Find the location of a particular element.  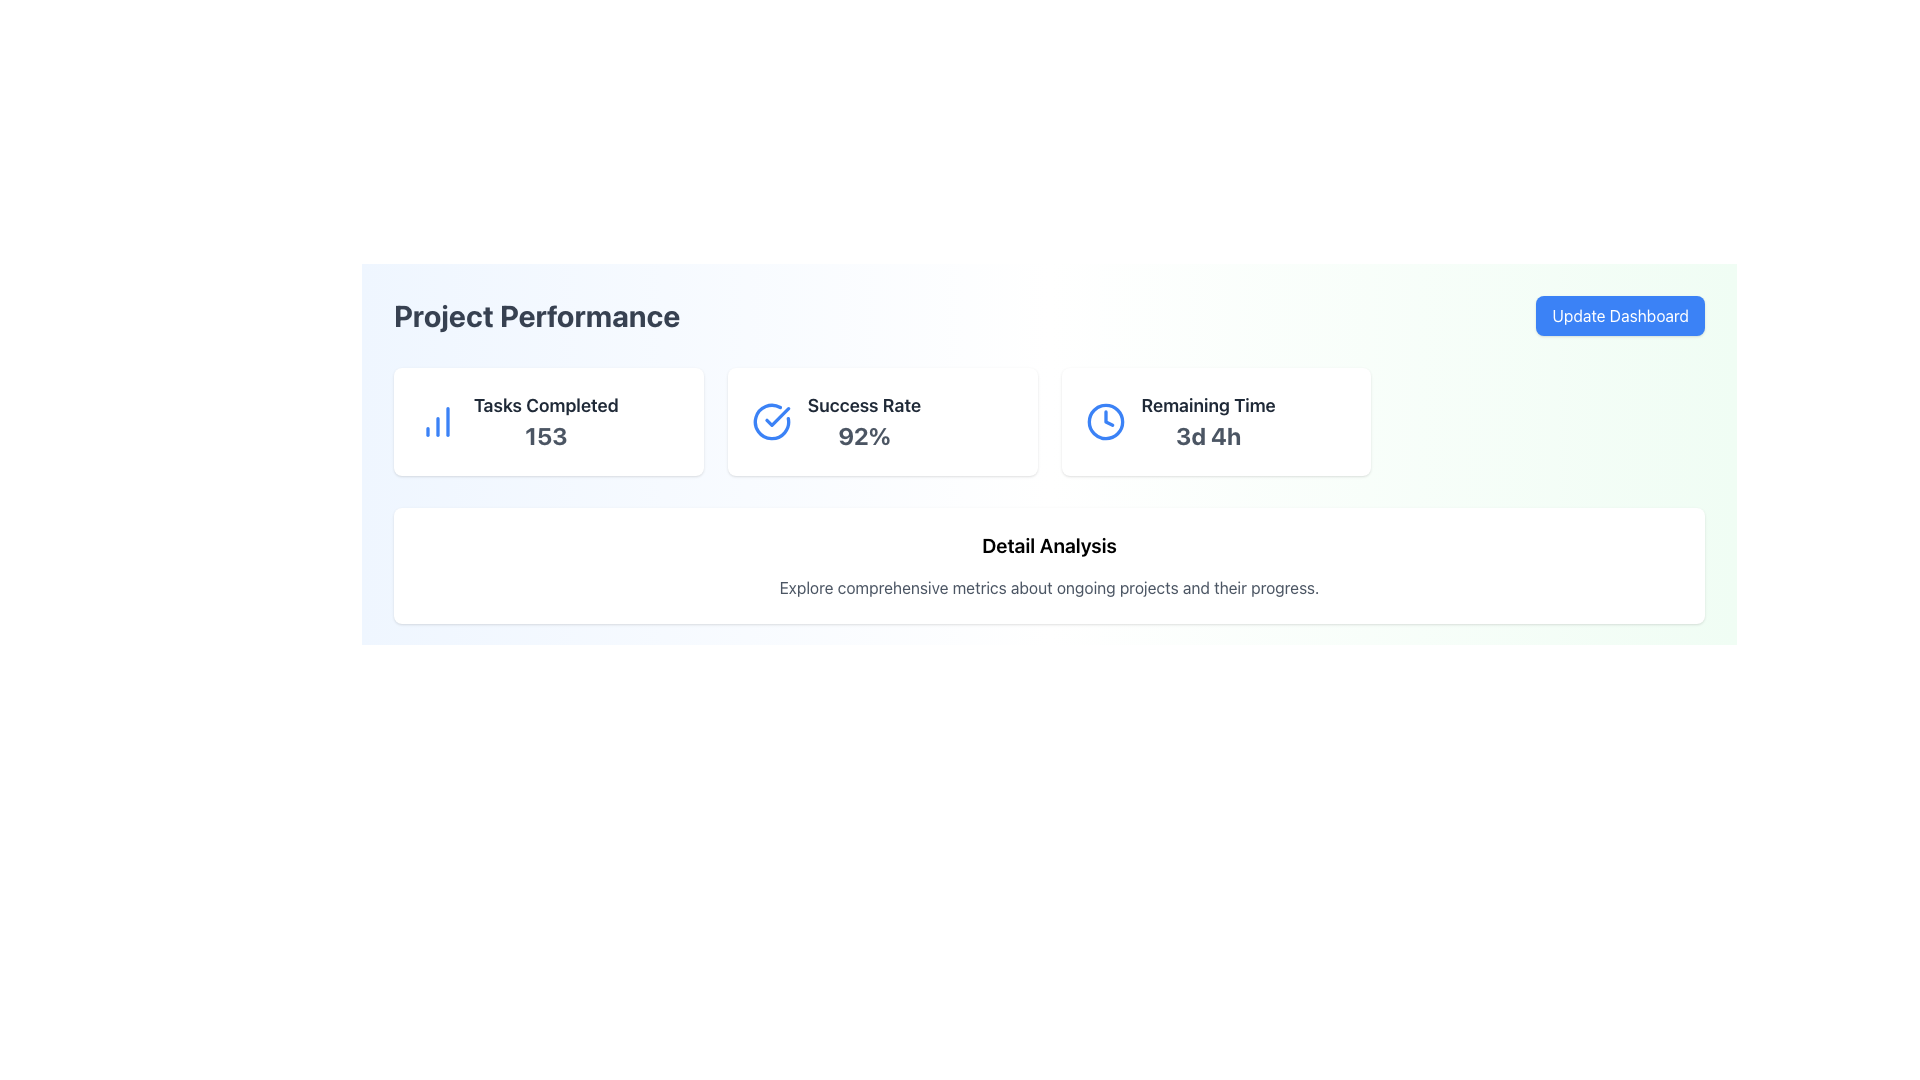

time information displayed on the Informational Card, which is located in the top-right portion of the grid, next to the 'Success Rate' block is located at coordinates (1215, 420).